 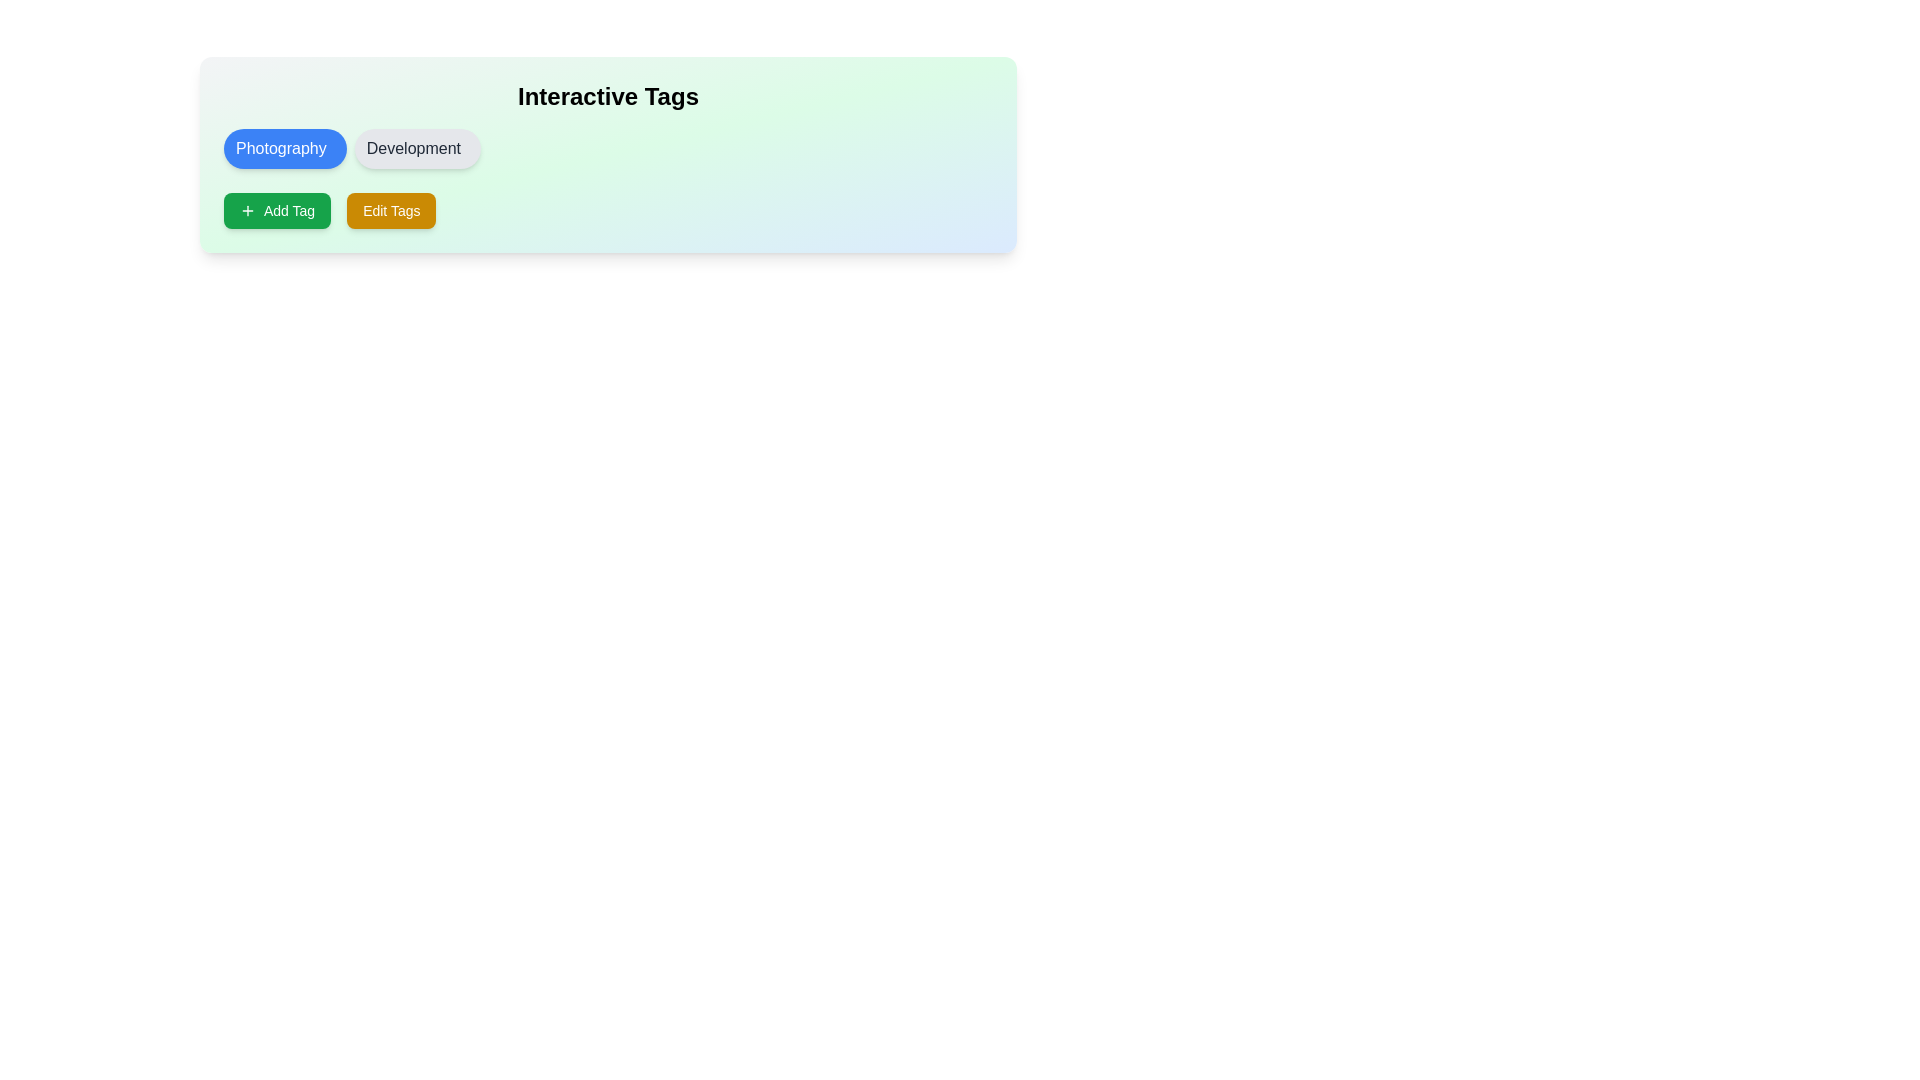 What do you see at coordinates (416, 148) in the screenshot?
I see `the 'Development' category button, which is the second button in a horizontal series of tags, located to the right of the 'Photography' button` at bounding box center [416, 148].